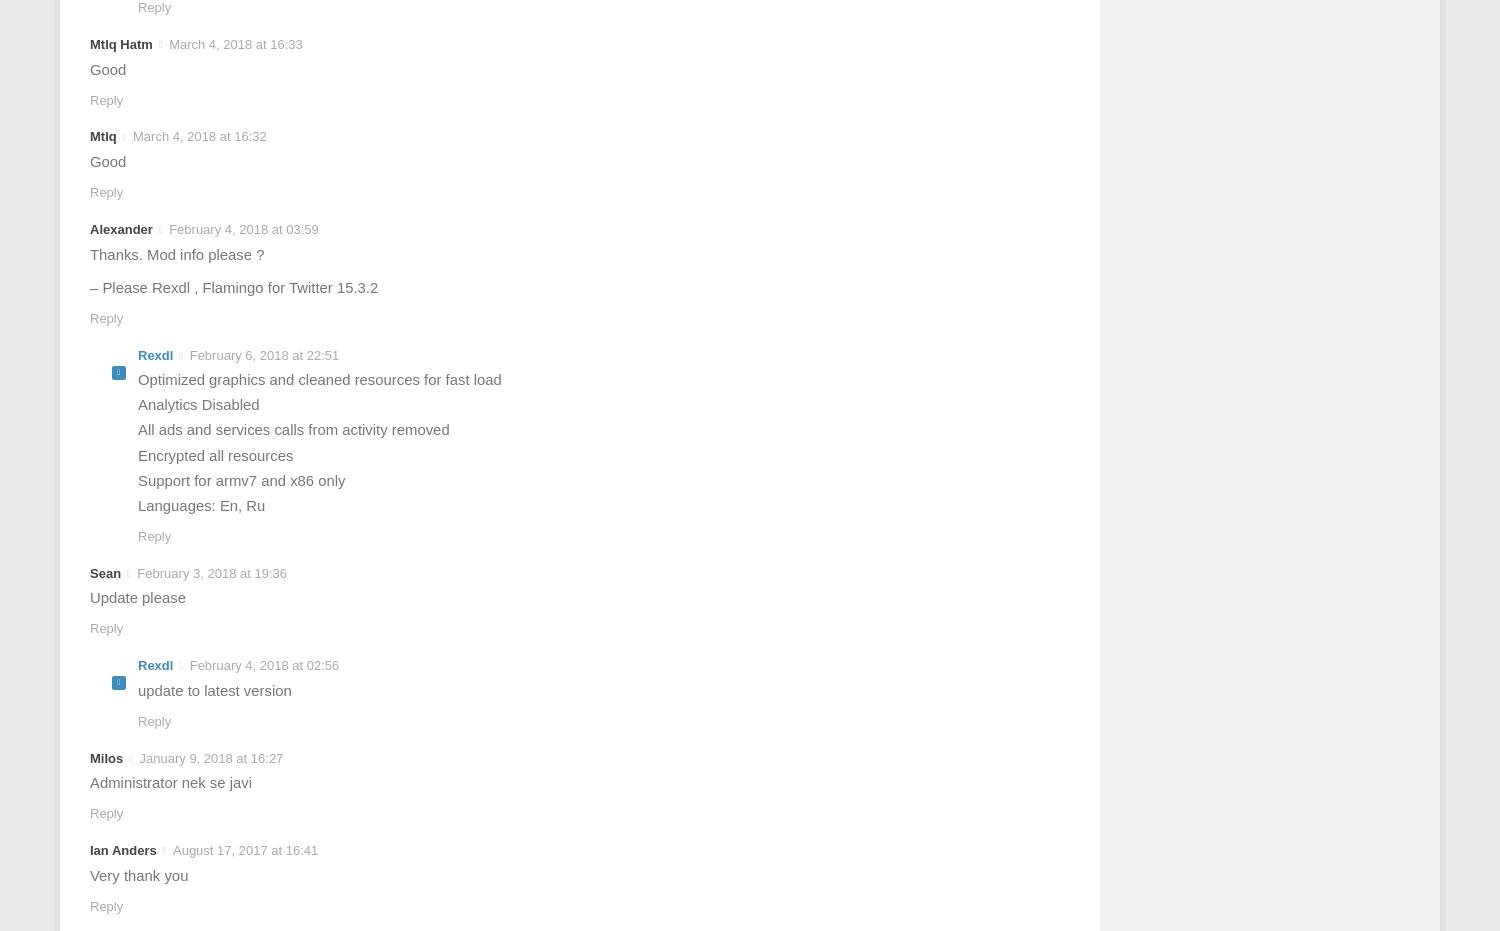 The image size is (1500, 931). What do you see at coordinates (171, 782) in the screenshot?
I see `'Administrator nek se javi'` at bounding box center [171, 782].